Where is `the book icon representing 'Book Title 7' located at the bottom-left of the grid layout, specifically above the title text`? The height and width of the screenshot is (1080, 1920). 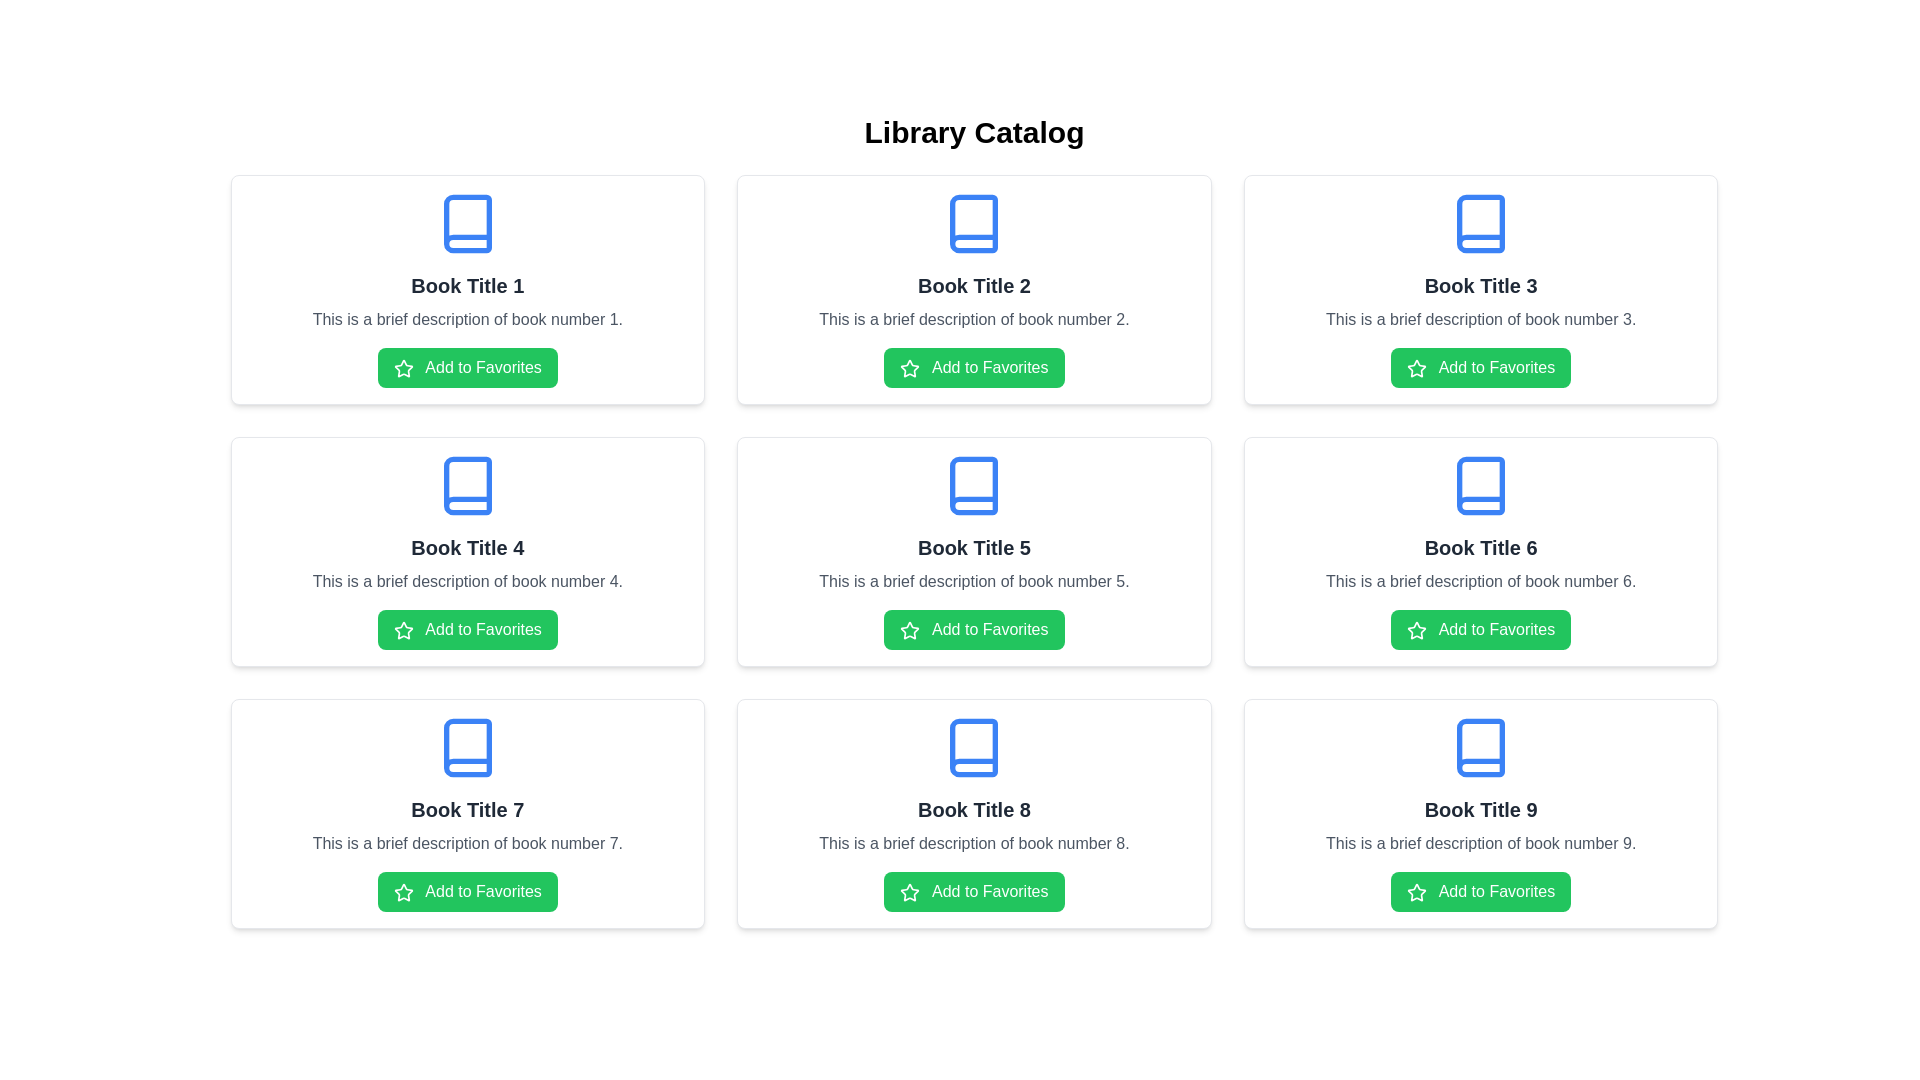
the book icon representing 'Book Title 7' located at the bottom-left of the grid layout, specifically above the title text is located at coordinates (466, 748).